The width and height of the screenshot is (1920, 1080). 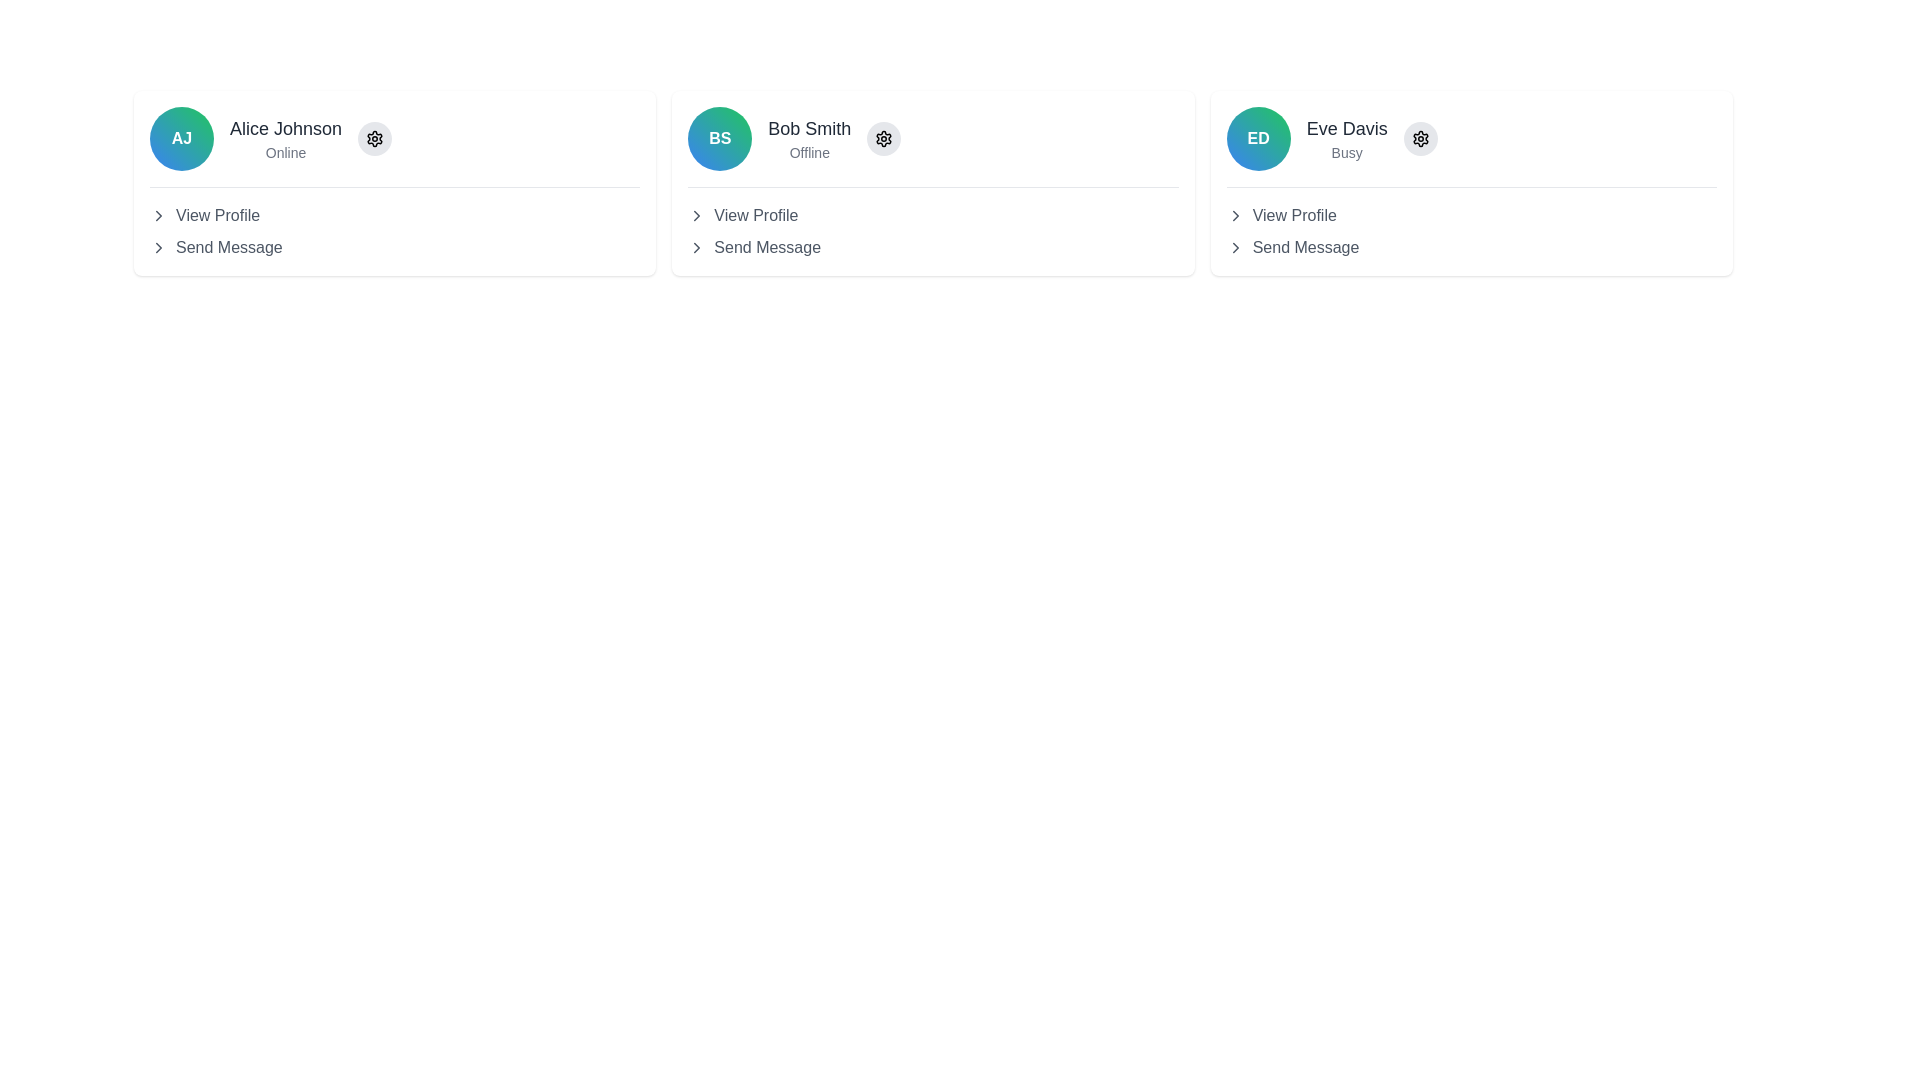 What do you see at coordinates (217, 216) in the screenshot?
I see `the 'View Profile' text link located beneath the name 'Alice Johnson'` at bounding box center [217, 216].